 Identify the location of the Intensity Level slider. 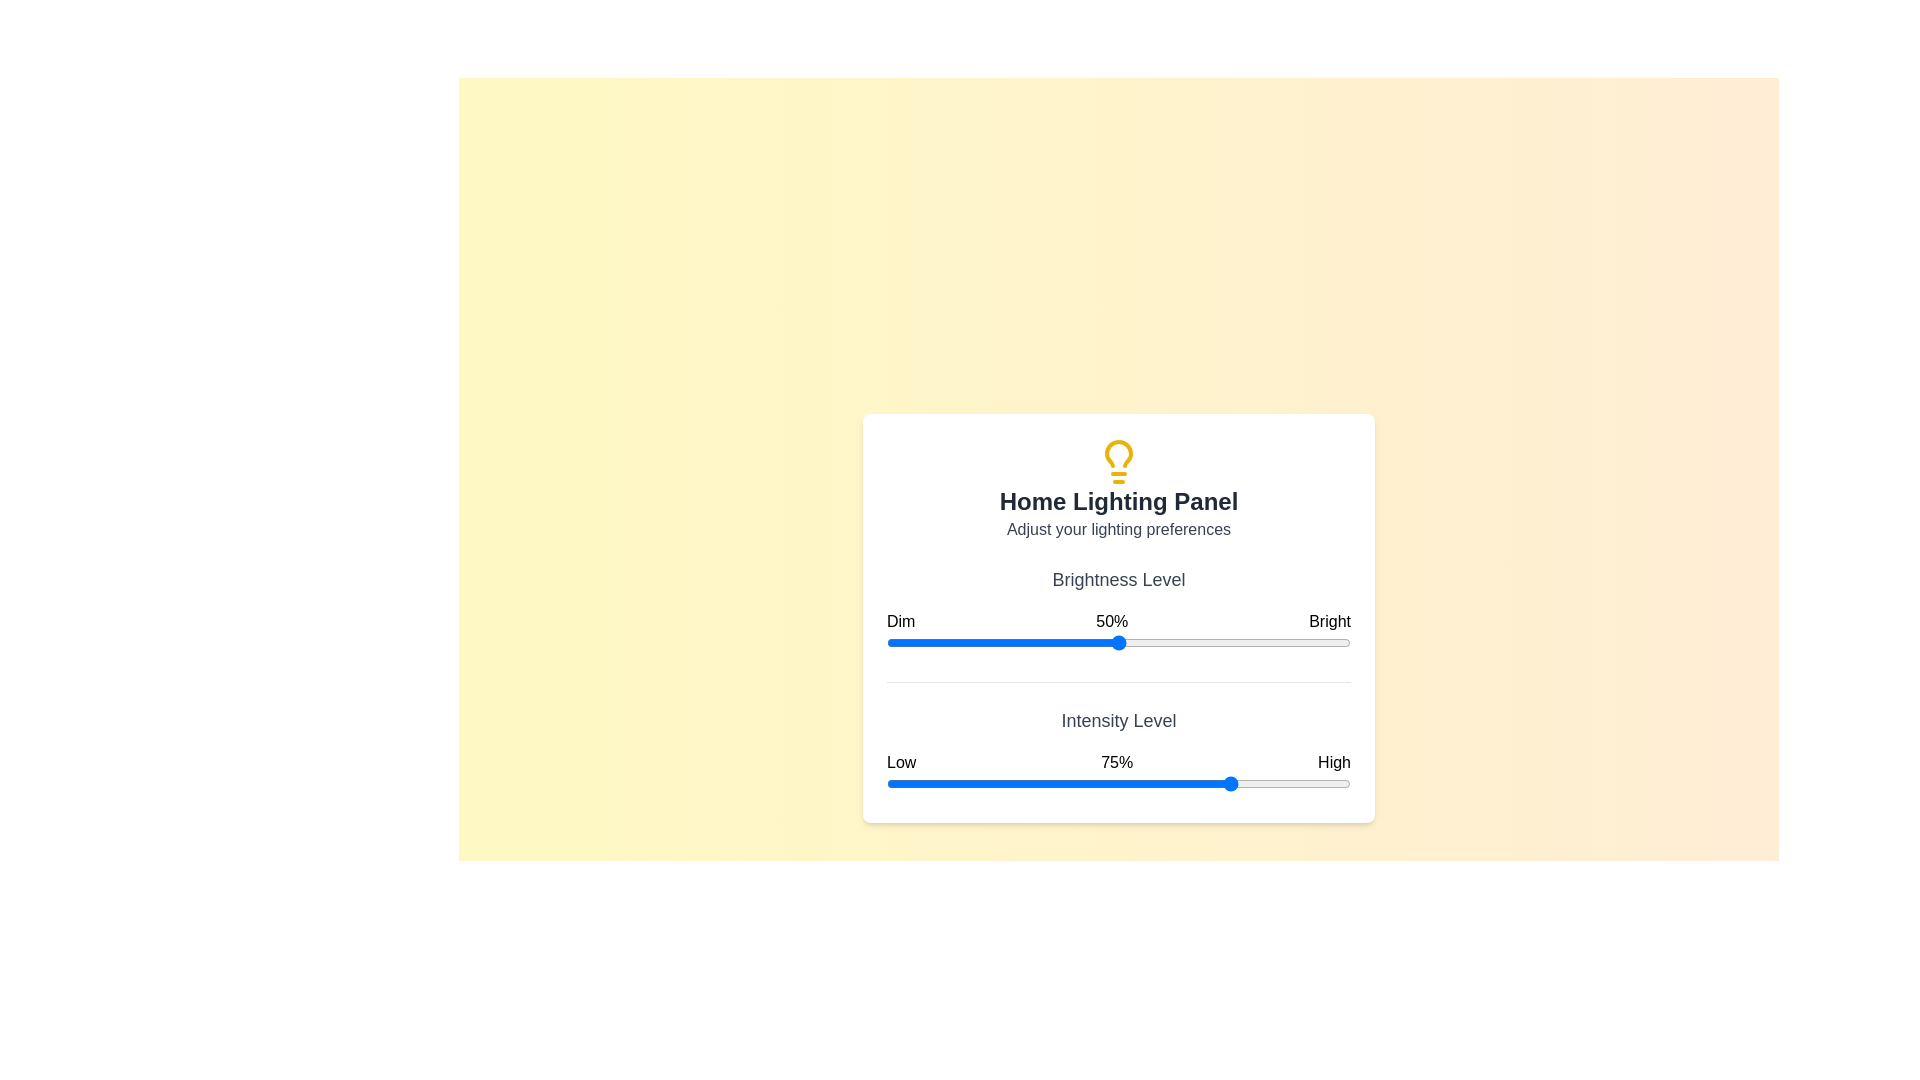
(1193, 782).